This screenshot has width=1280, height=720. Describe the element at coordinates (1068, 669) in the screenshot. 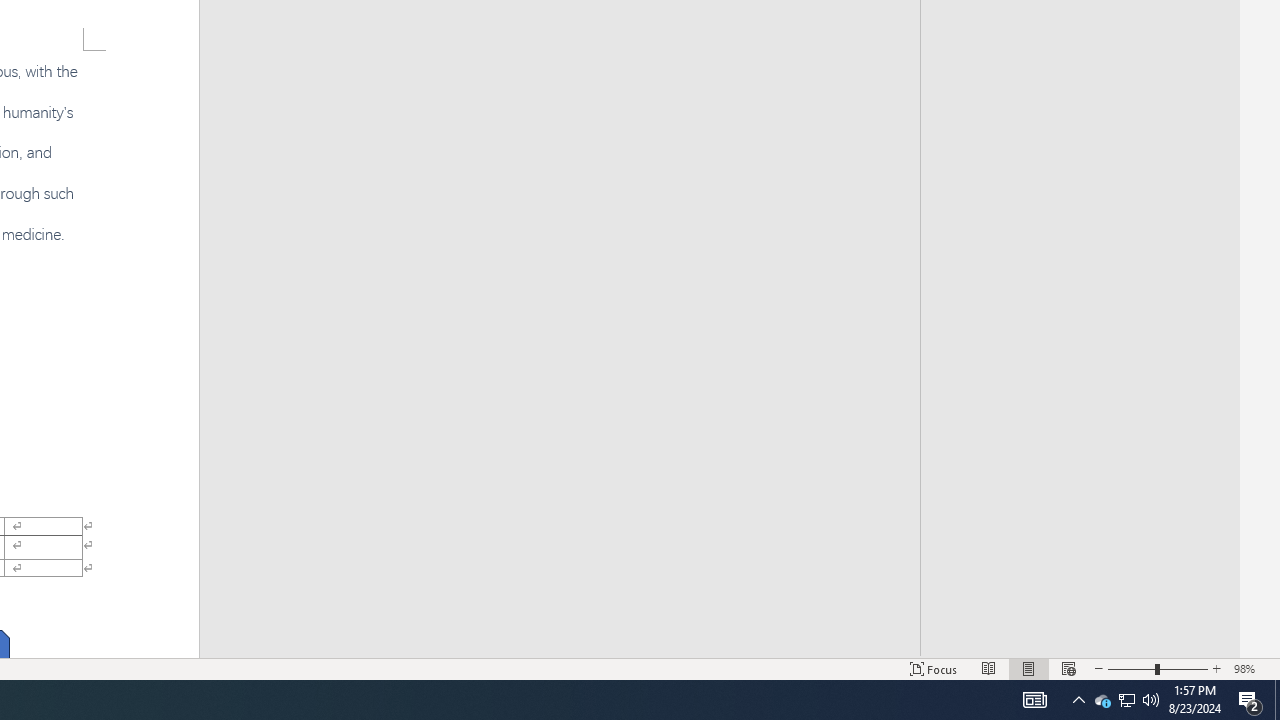

I see `'Web Layout'` at that location.